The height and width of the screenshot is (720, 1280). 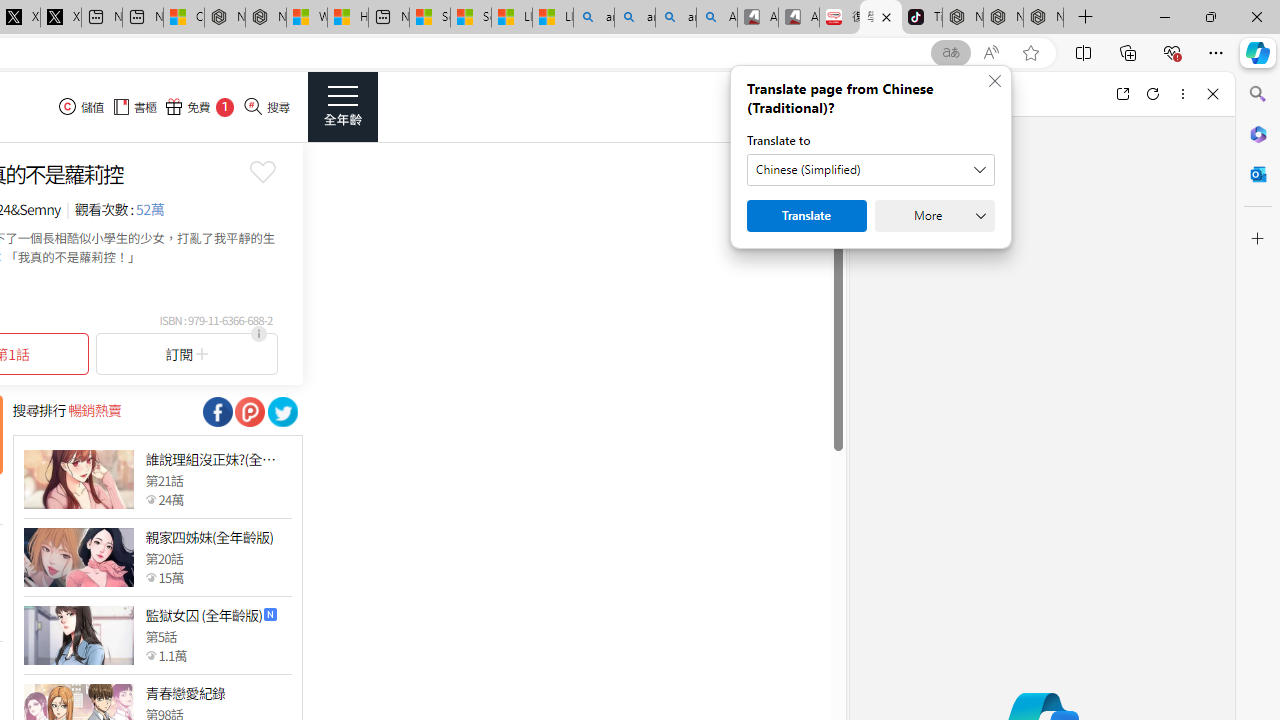 I want to click on 'Nordace Siena Pro 15 Backpack', so click(x=1003, y=17).